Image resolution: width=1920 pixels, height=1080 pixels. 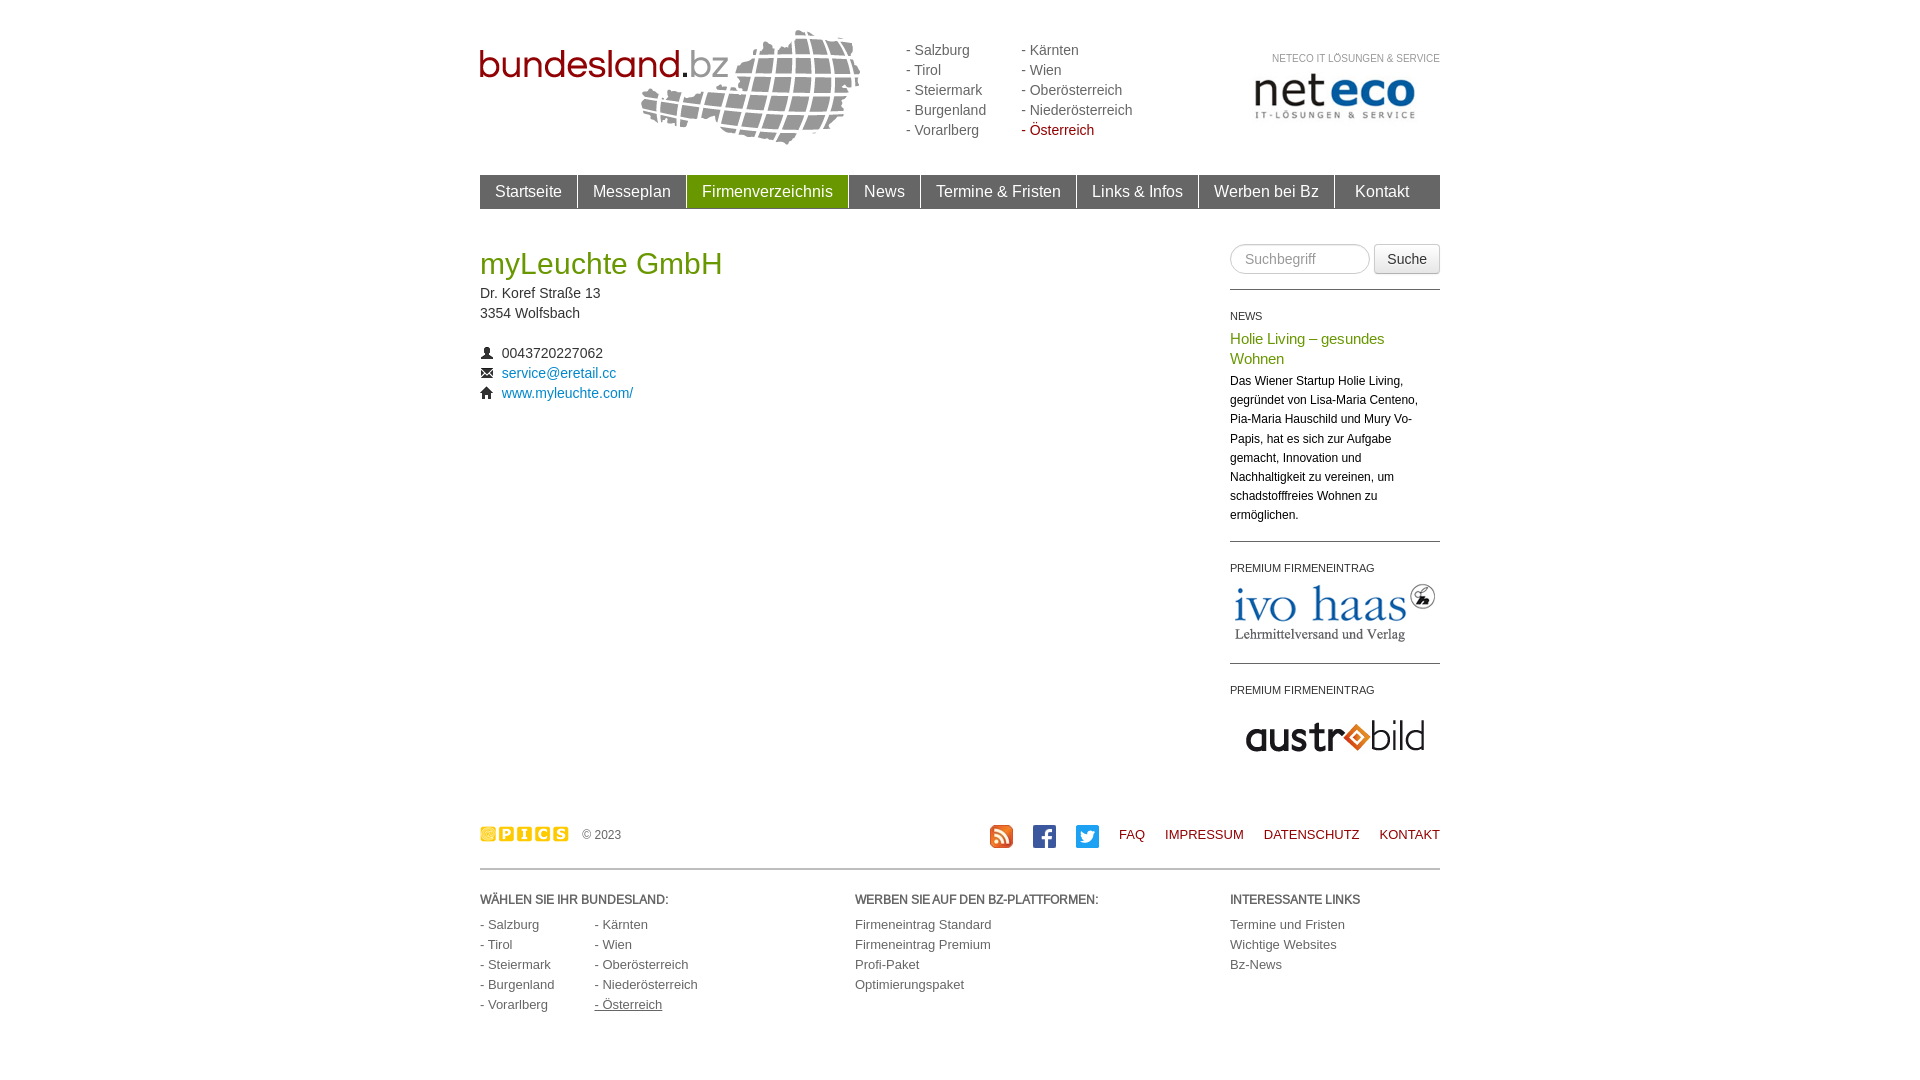 I want to click on '- Salzburg', so click(x=936, y=49).